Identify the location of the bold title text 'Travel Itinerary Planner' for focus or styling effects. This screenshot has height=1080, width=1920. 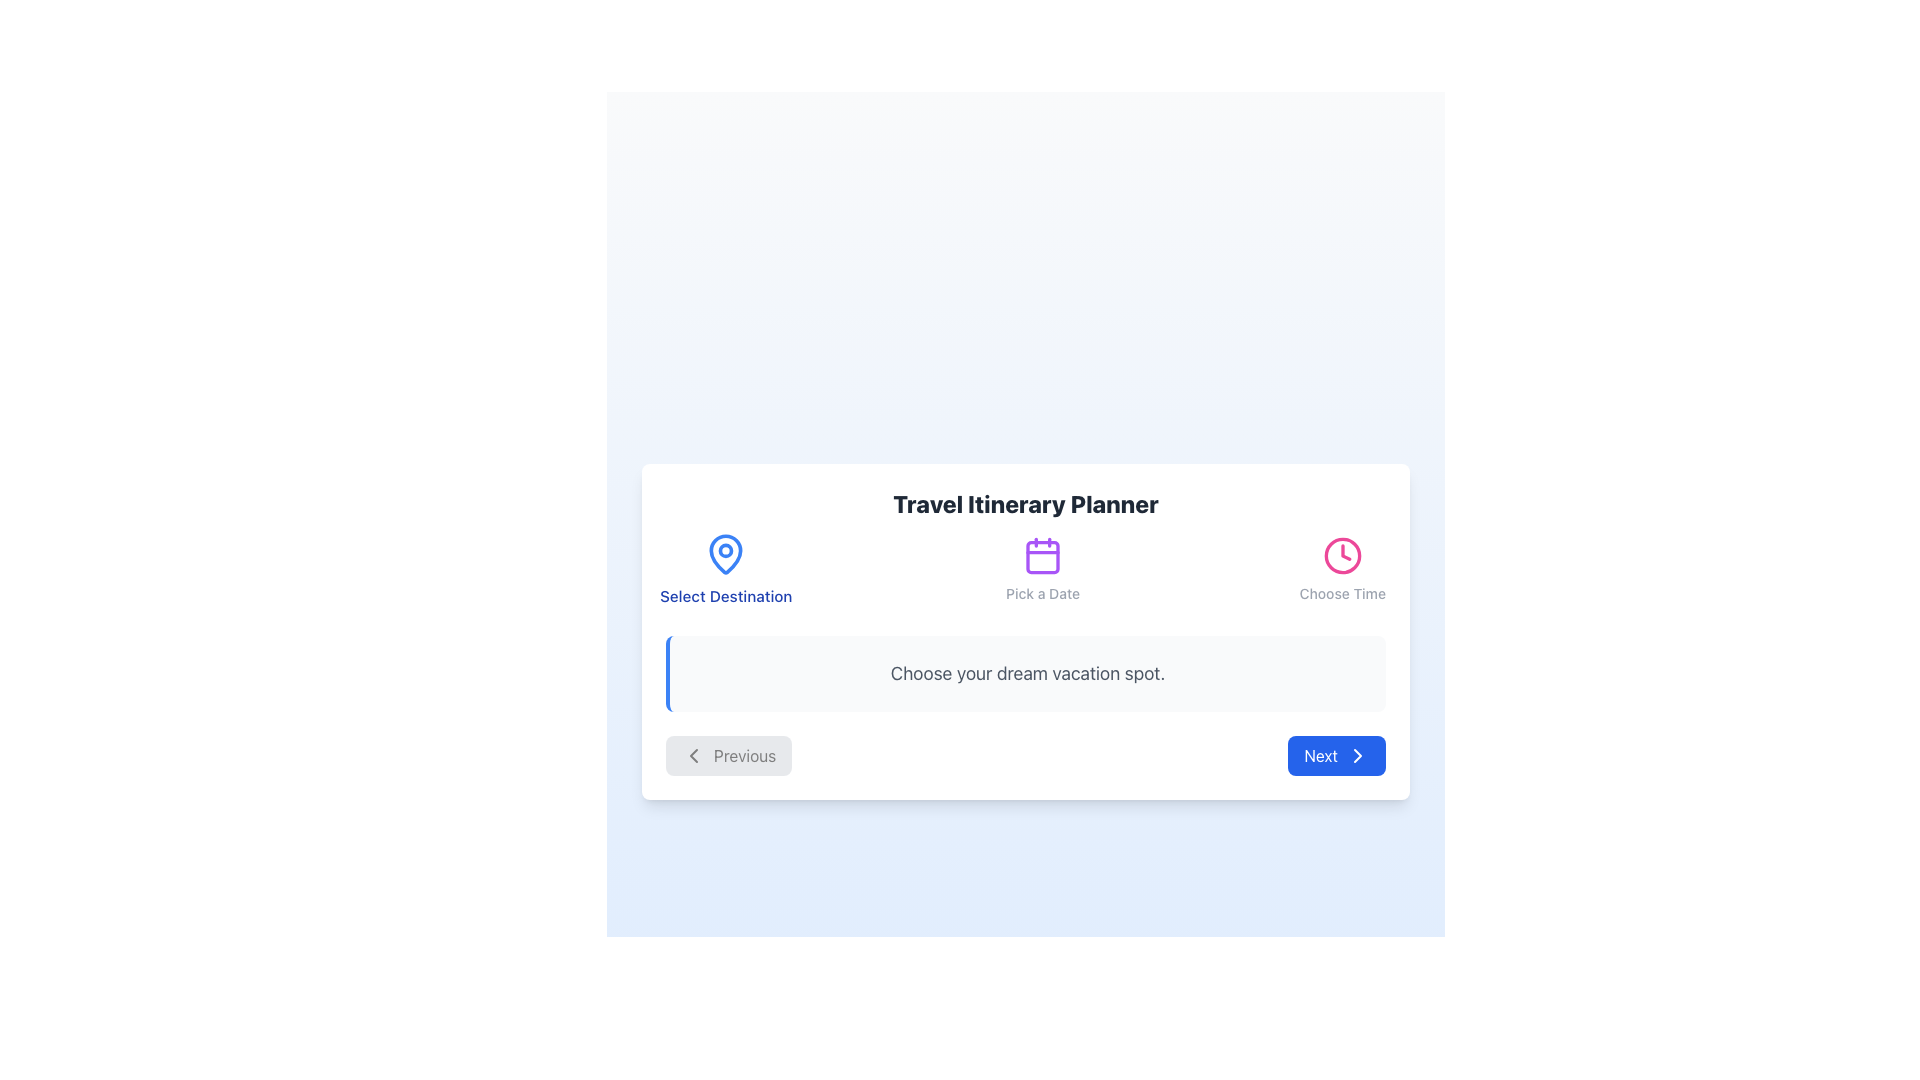
(1026, 503).